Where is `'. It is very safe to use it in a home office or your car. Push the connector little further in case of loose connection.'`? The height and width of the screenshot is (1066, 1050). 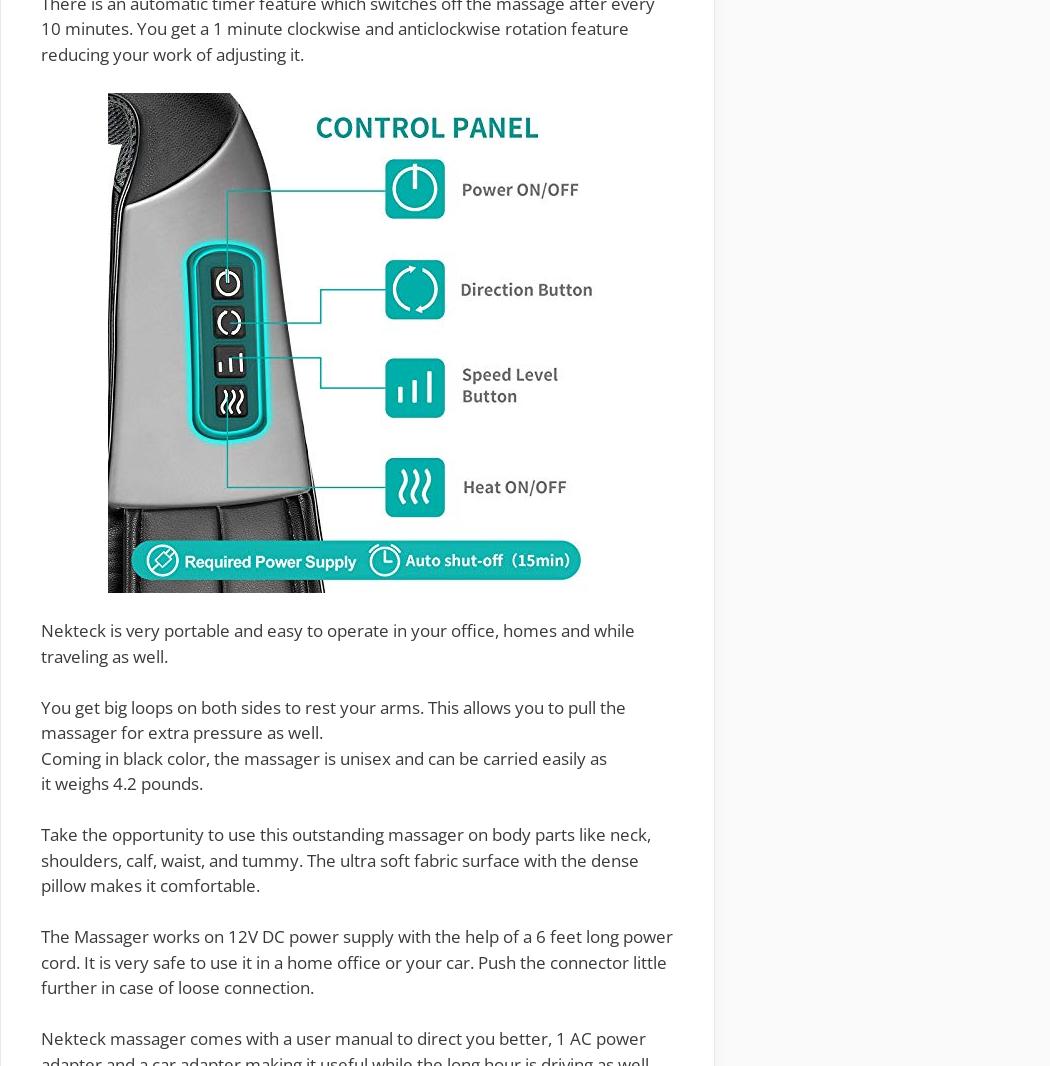
'. It is very safe to use it in a home office or your car. Push the connector little further in case of loose connection.' is located at coordinates (352, 974).